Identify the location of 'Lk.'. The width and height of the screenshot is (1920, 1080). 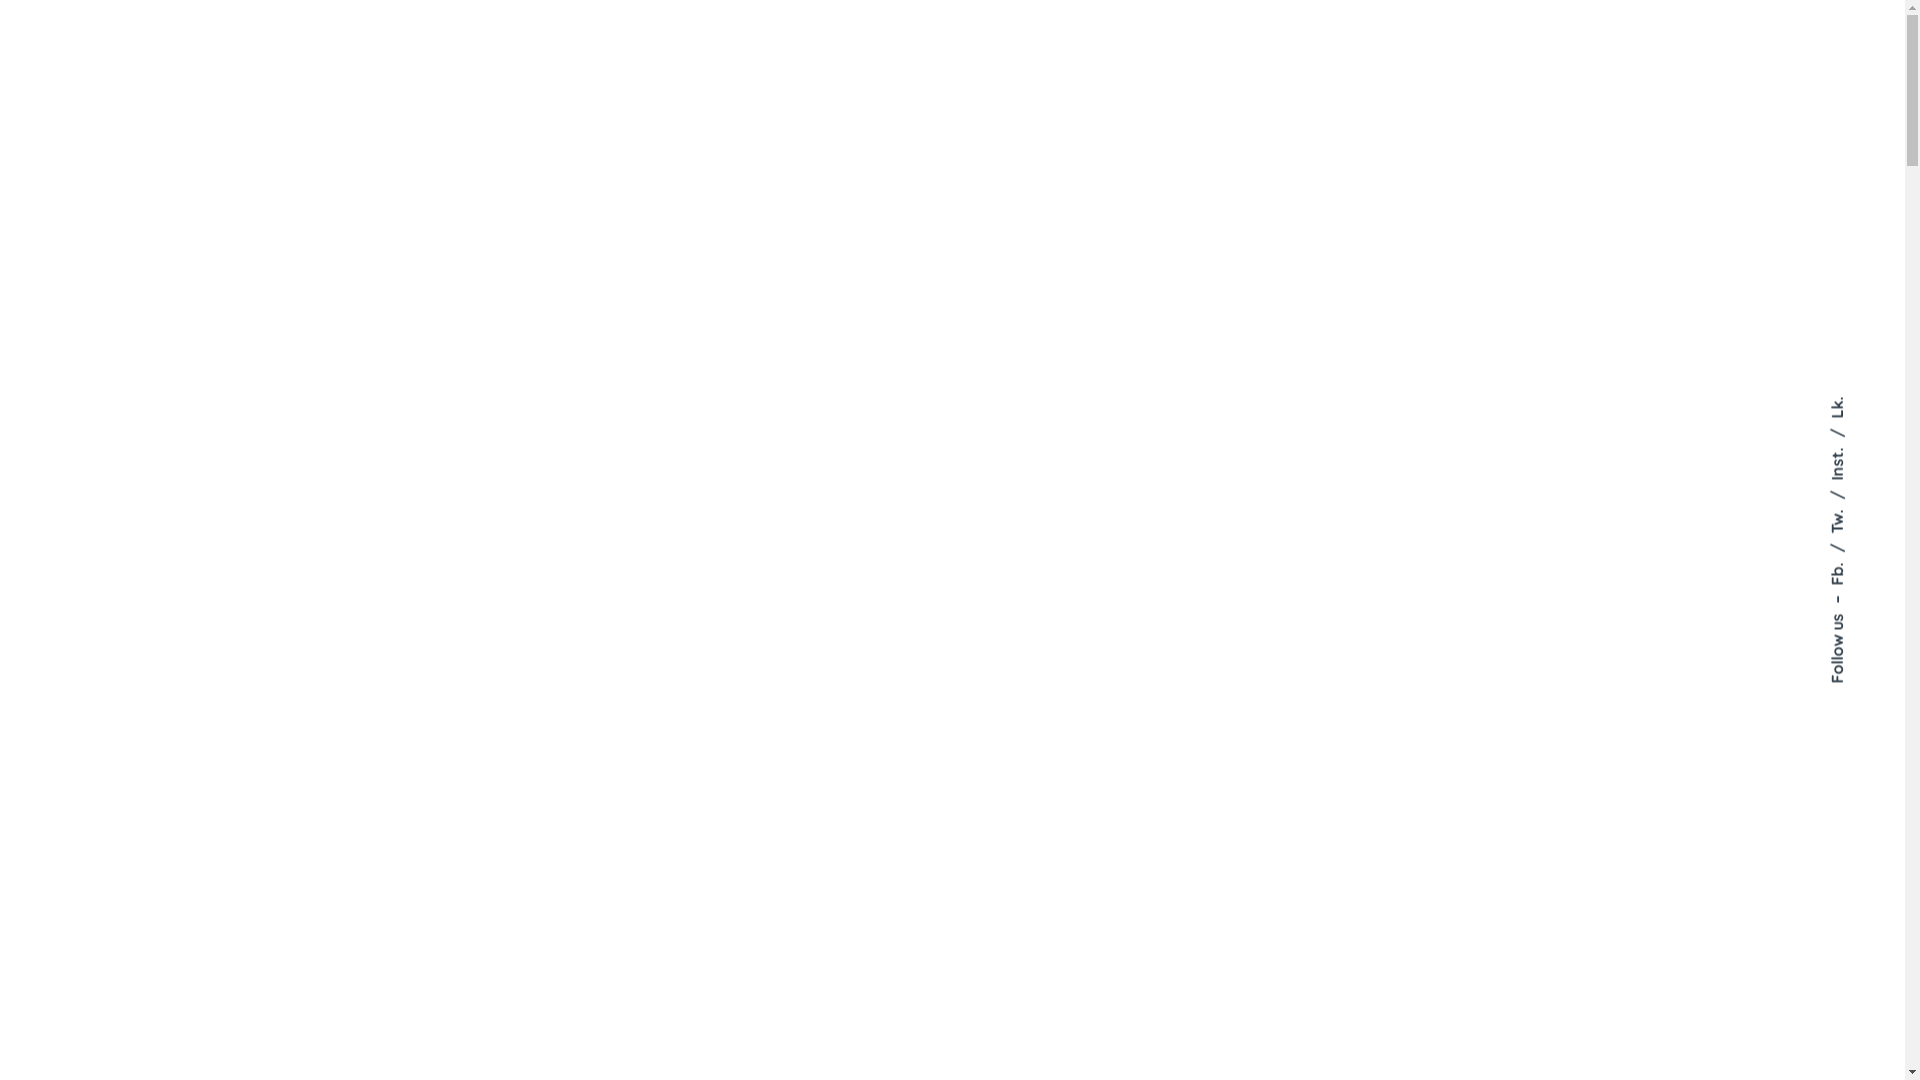
(1827, 405).